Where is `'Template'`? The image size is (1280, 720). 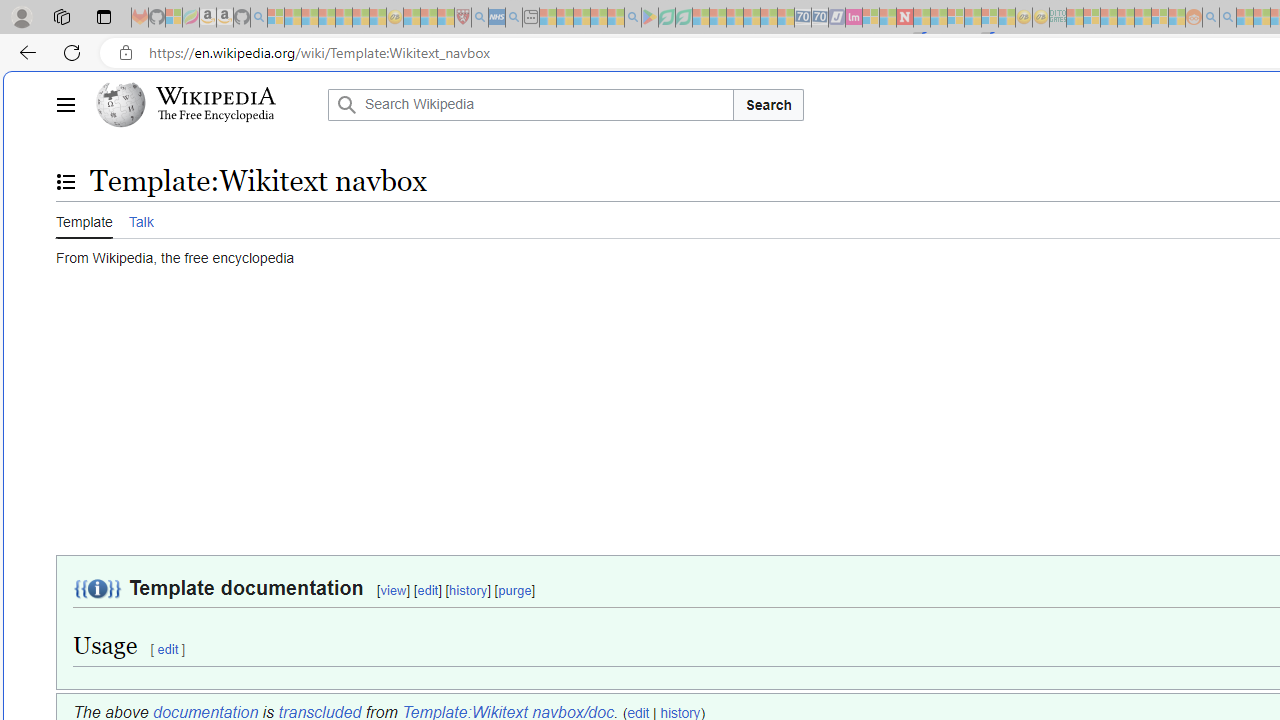 'Template' is located at coordinates (83, 219).